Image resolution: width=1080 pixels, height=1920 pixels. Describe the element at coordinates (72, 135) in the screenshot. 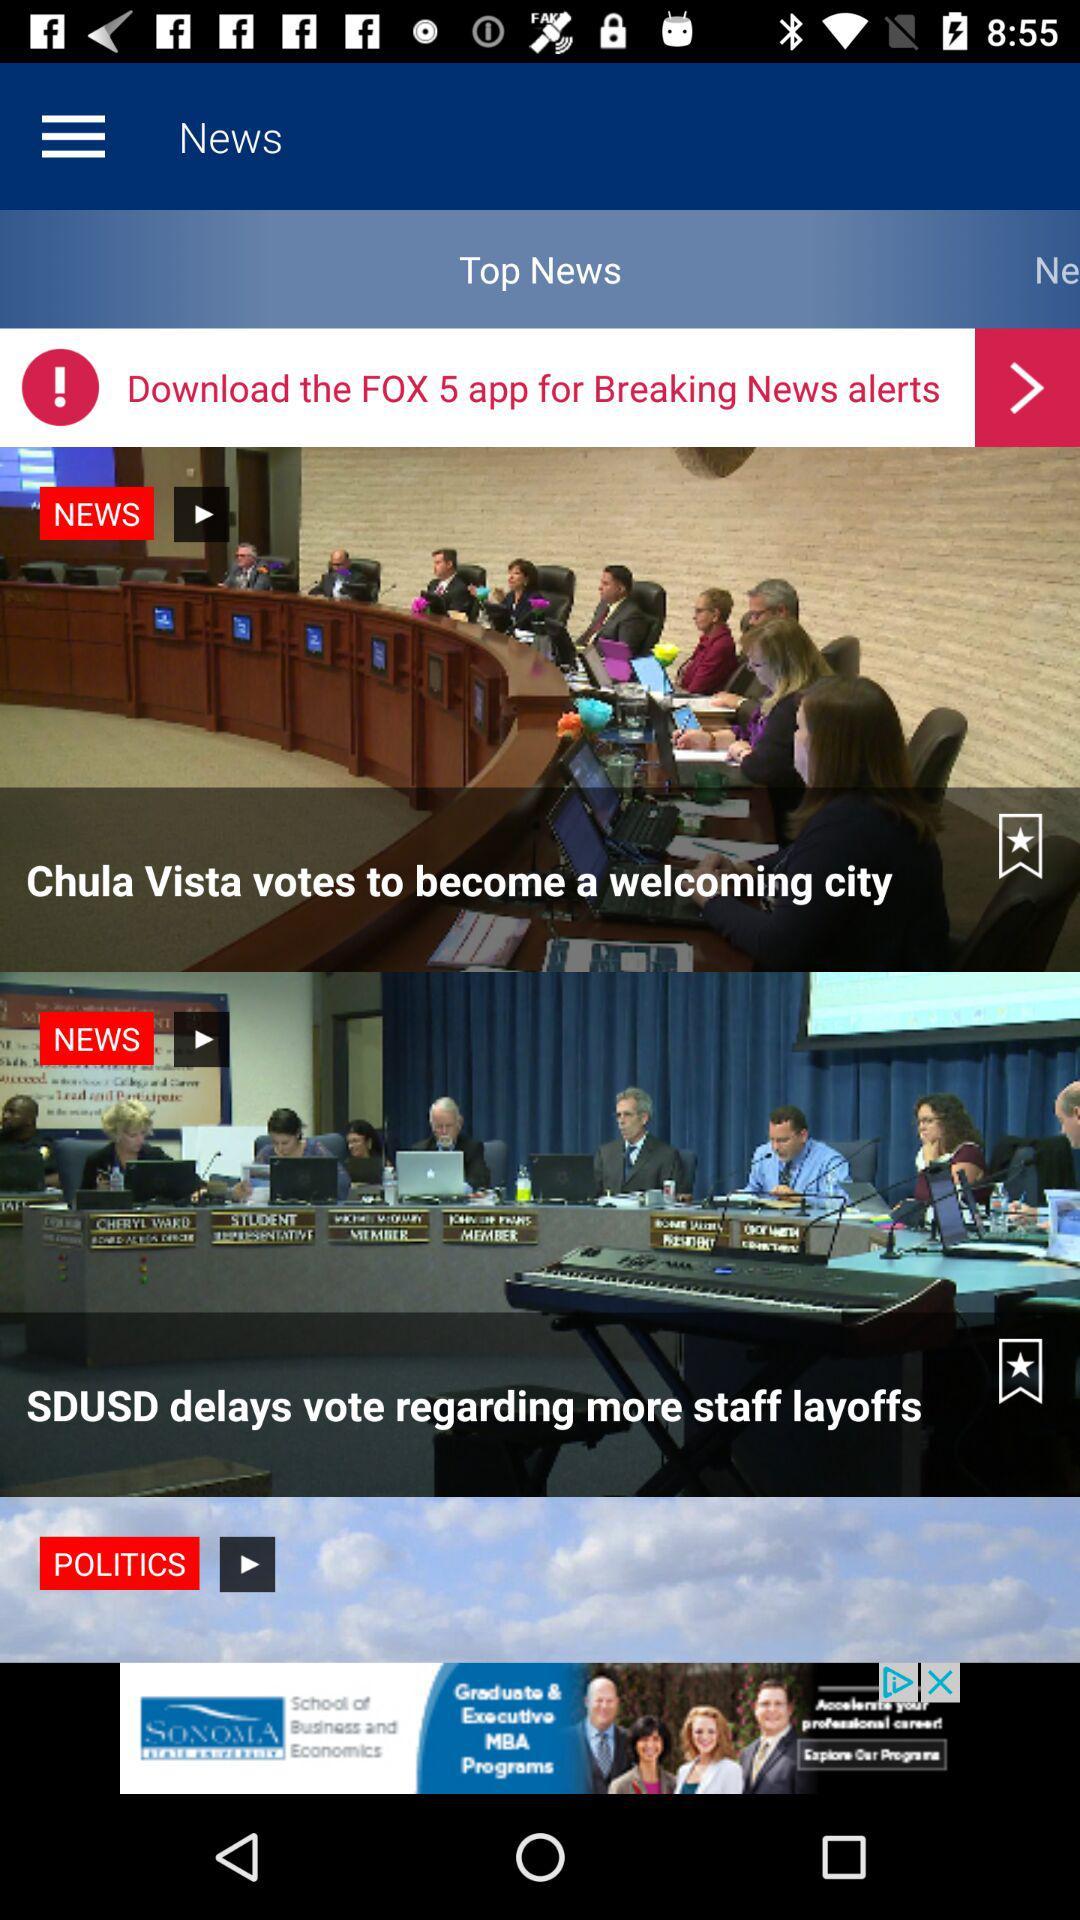

I see `open menu` at that location.